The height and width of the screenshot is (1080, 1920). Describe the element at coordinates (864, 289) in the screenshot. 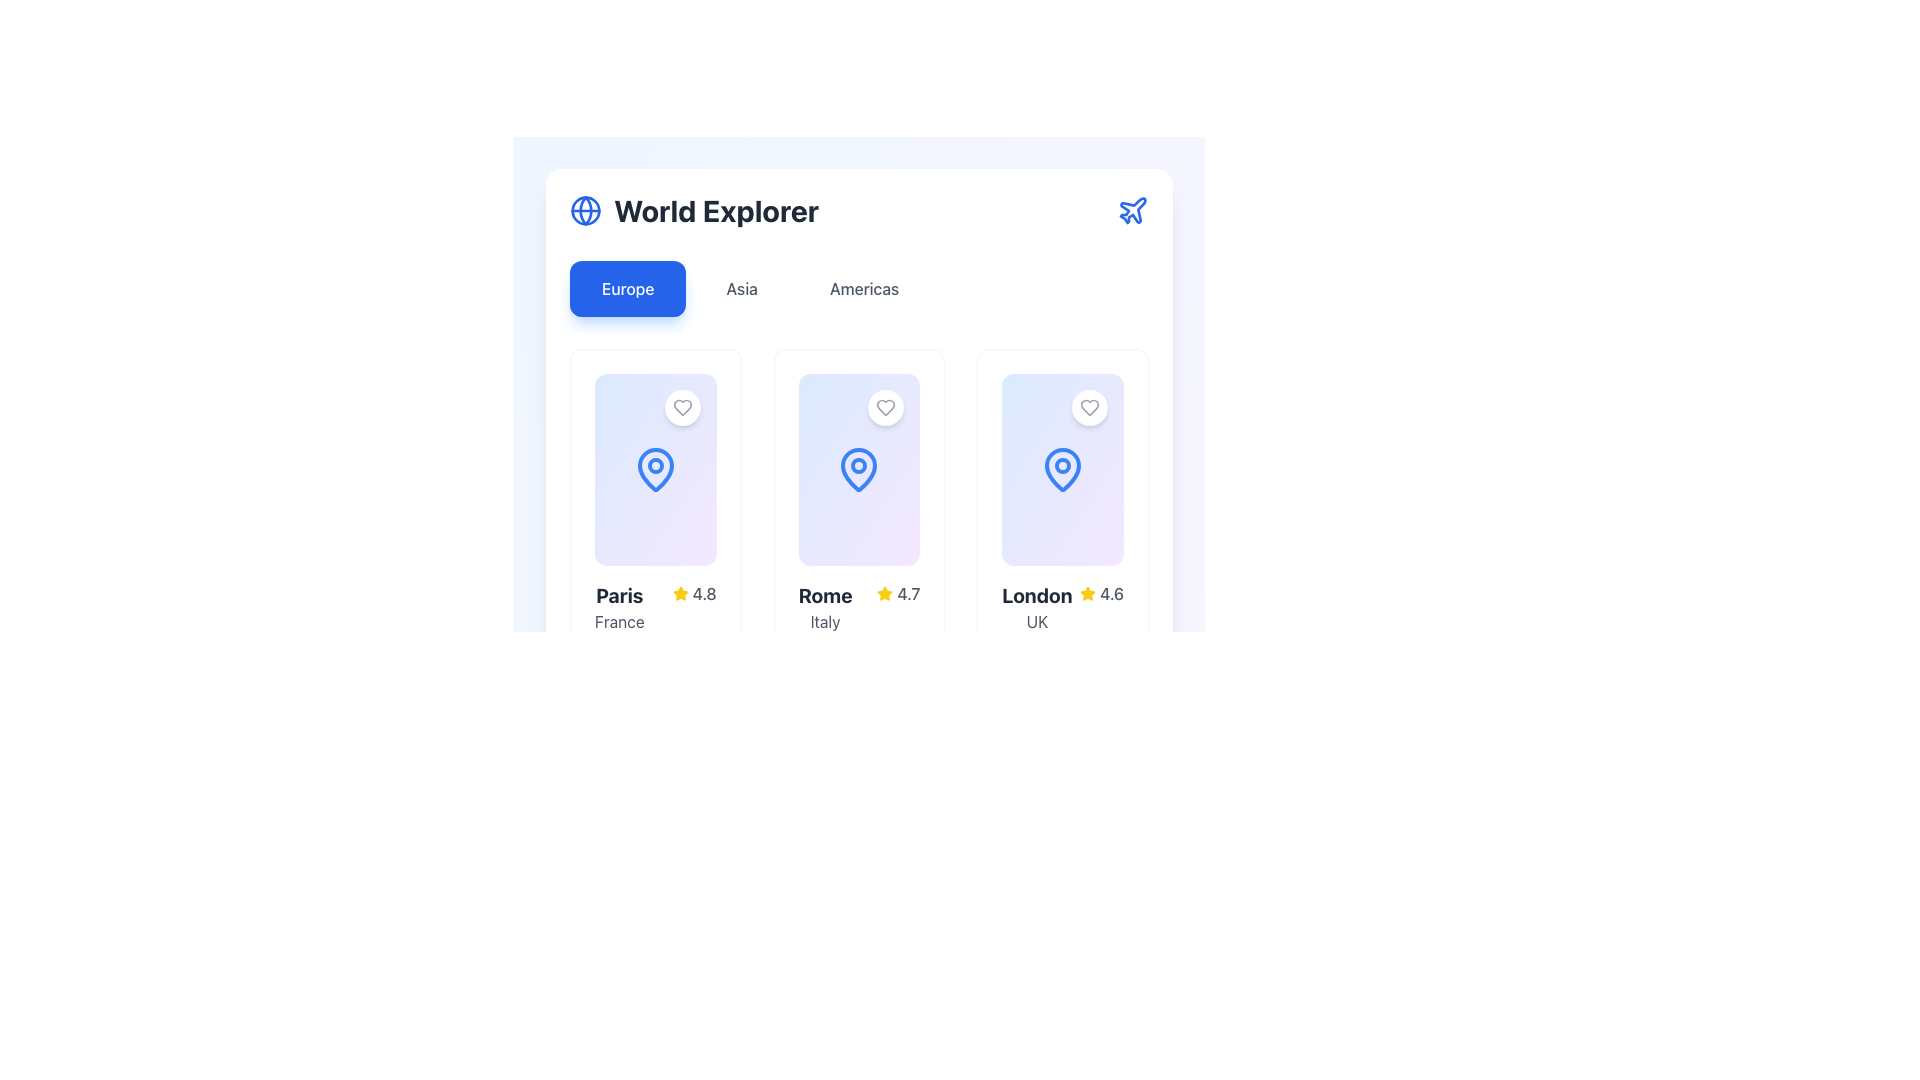

I see `the 'Americas' button, which is a medium-sized rectangular button with gray text and a rounded rectangular shape, located in the top center of the interface below the title 'World Explorer'` at that location.